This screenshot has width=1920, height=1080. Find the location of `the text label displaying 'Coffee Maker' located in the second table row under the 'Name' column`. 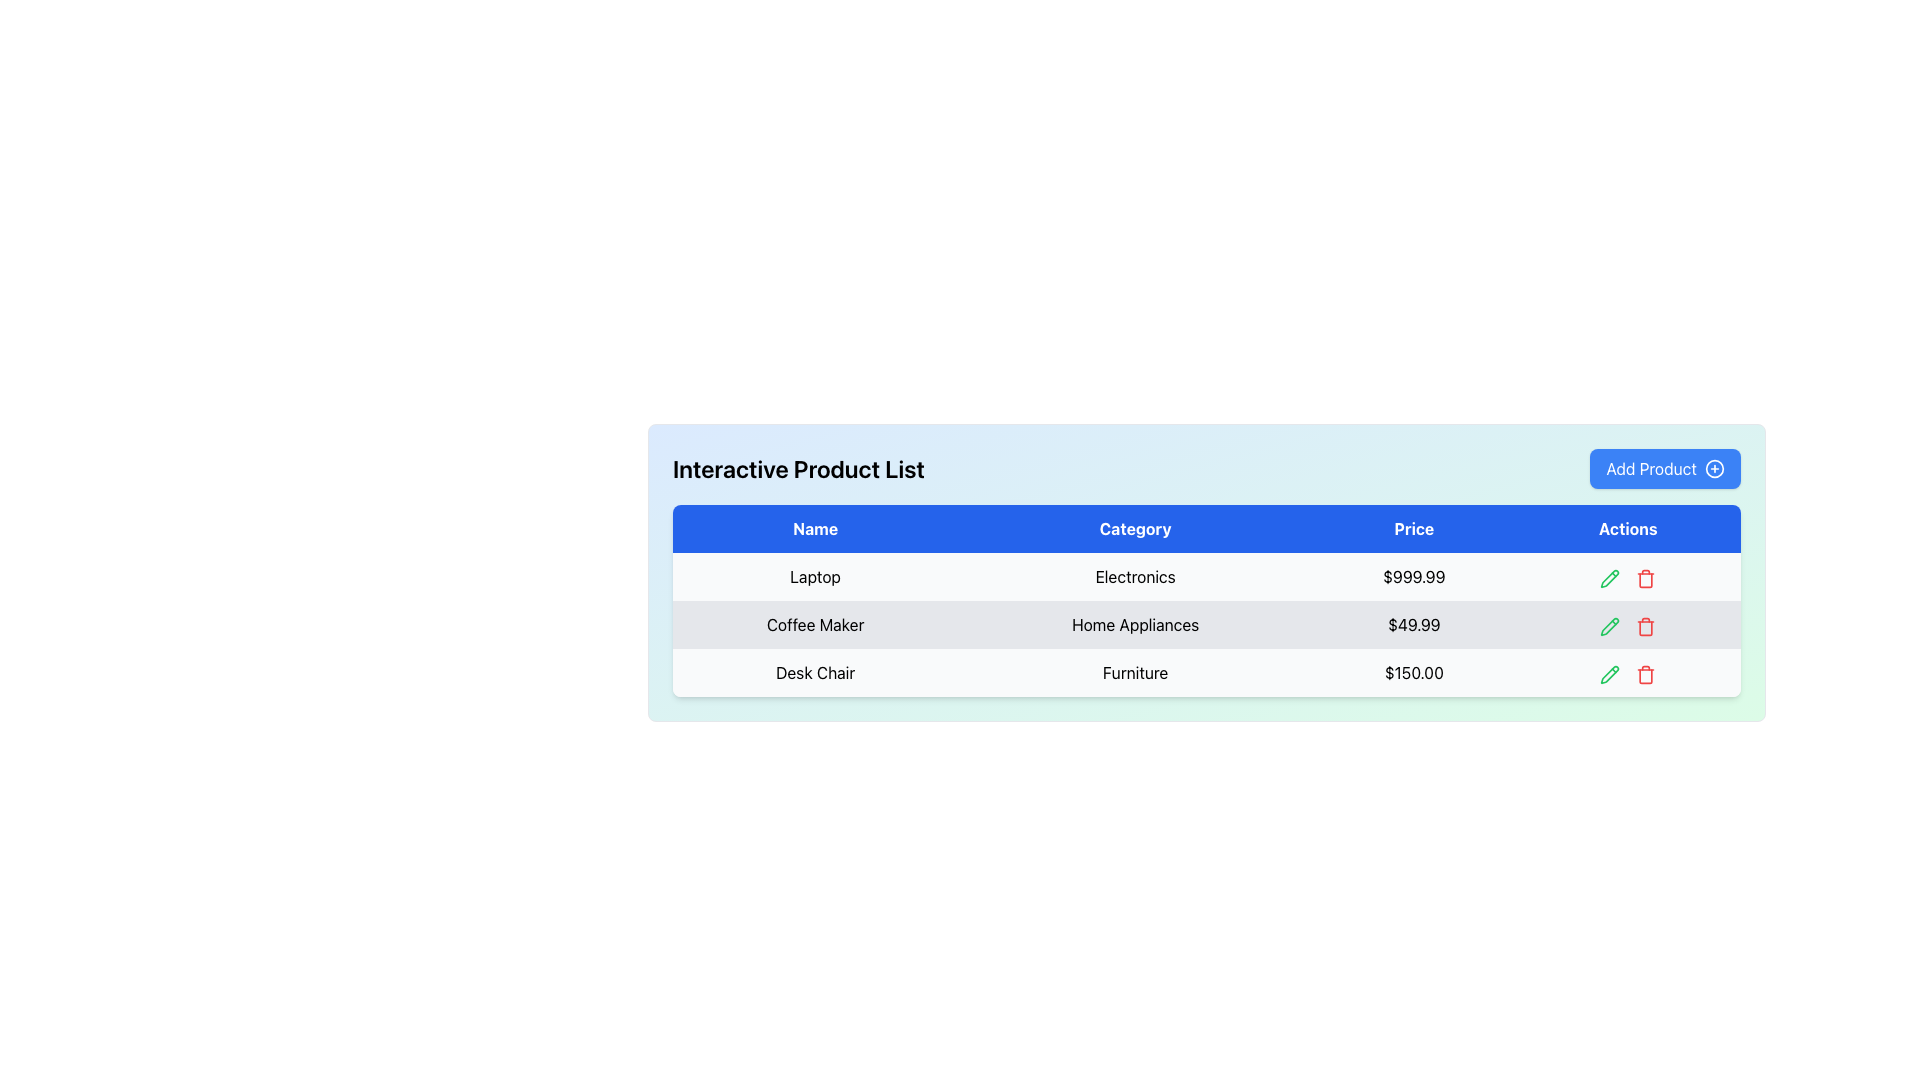

the text label displaying 'Coffee Maker' located in the second table row under the 'Name' column is located at coordinates (815, 623).